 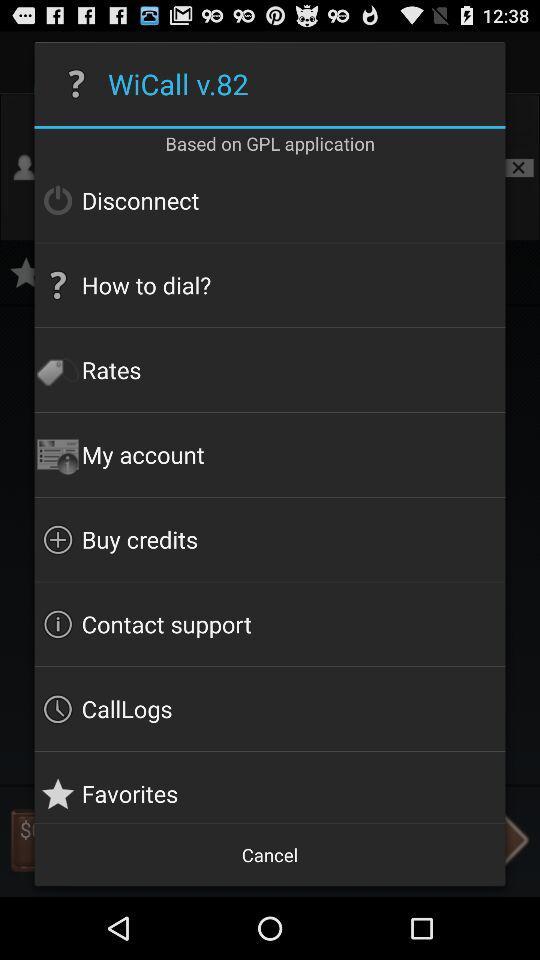 I want to click on button above cancel item, so click(x=270, y=787).